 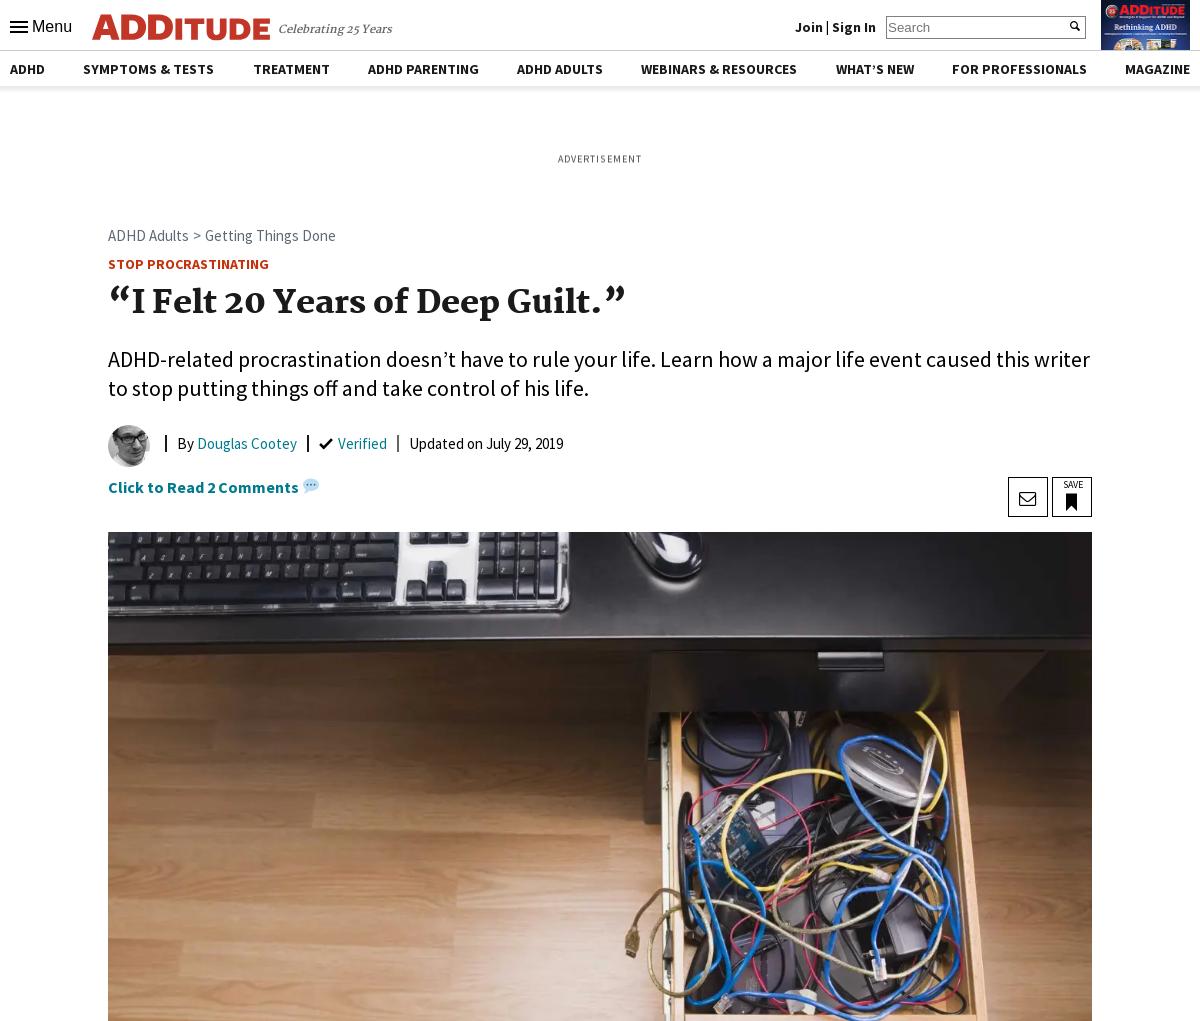 I want to click on 'WHAT’S NEW', so click(x=872, y=67).